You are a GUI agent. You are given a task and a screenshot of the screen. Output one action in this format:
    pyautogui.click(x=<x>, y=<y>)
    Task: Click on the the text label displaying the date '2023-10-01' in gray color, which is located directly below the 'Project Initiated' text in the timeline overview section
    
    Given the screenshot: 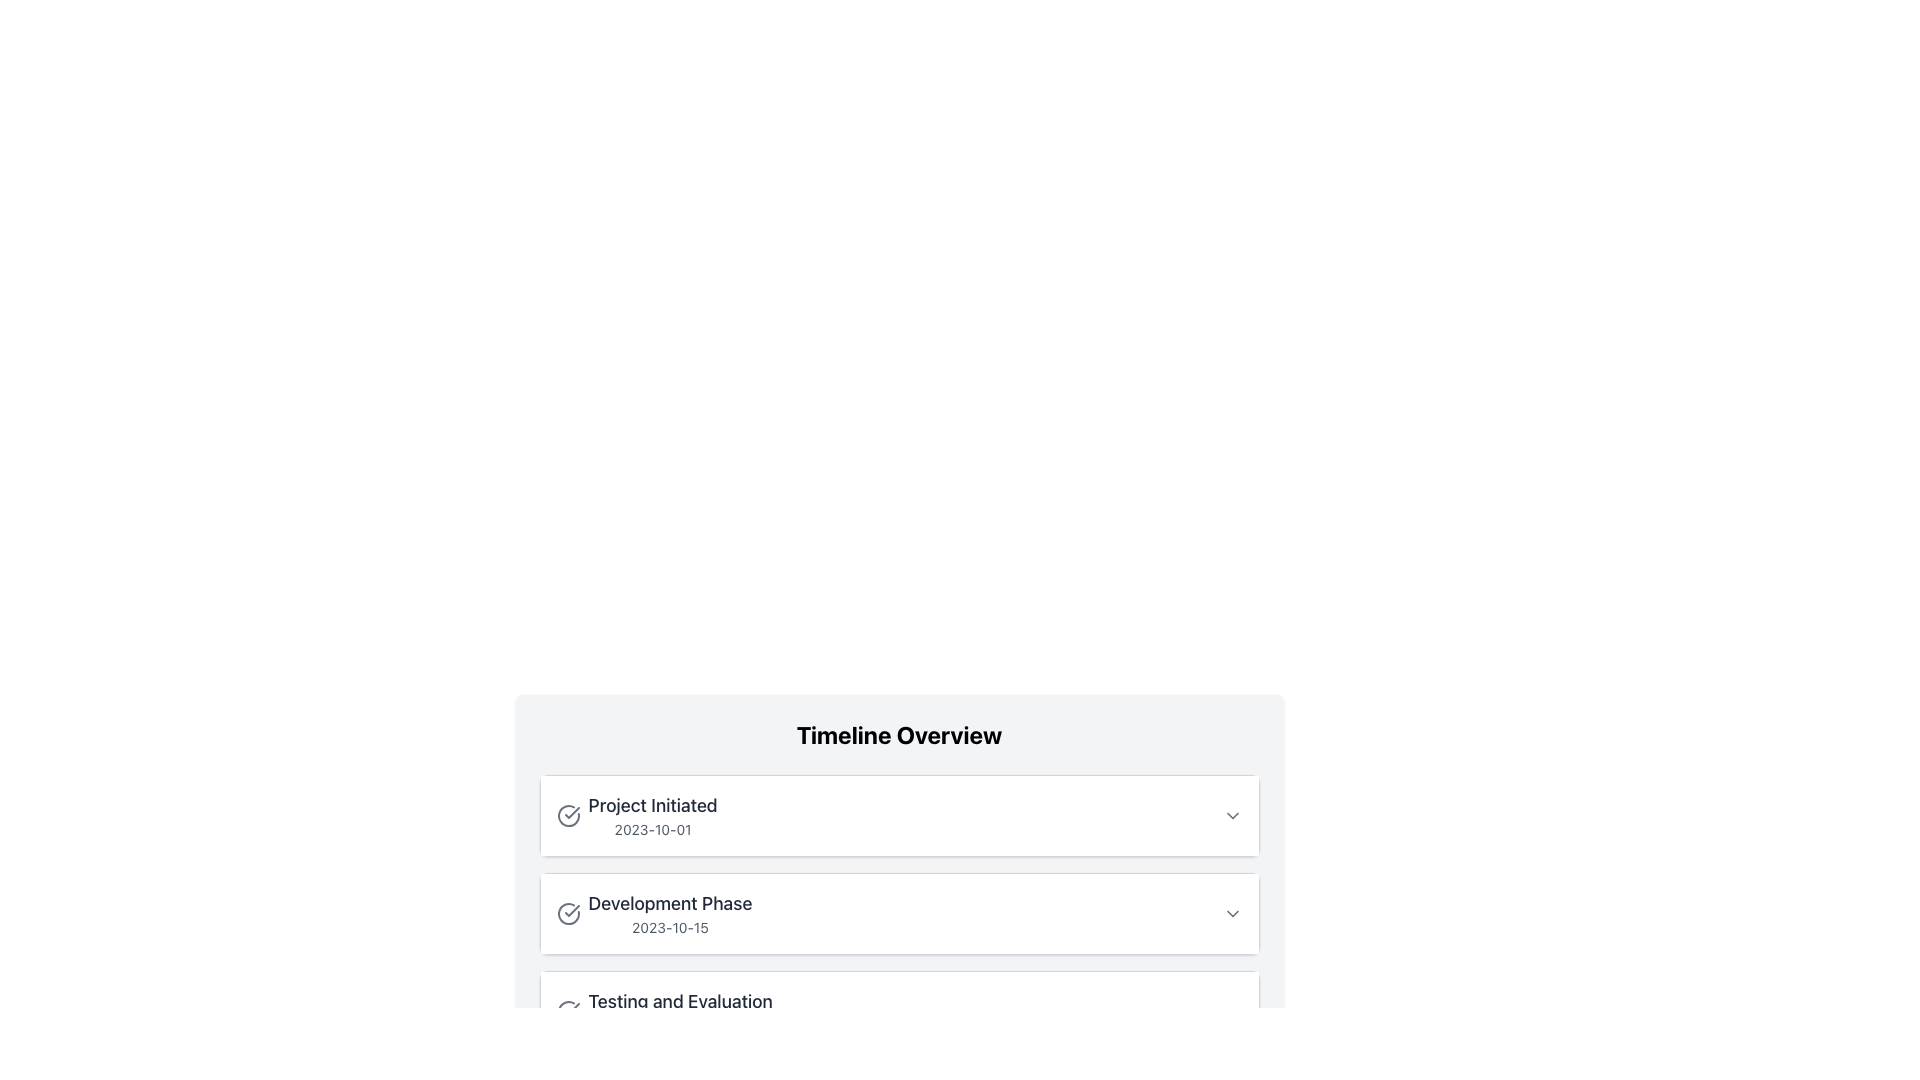 What is the action you would take?
    pyautogui.click(x=652, y=829)
    